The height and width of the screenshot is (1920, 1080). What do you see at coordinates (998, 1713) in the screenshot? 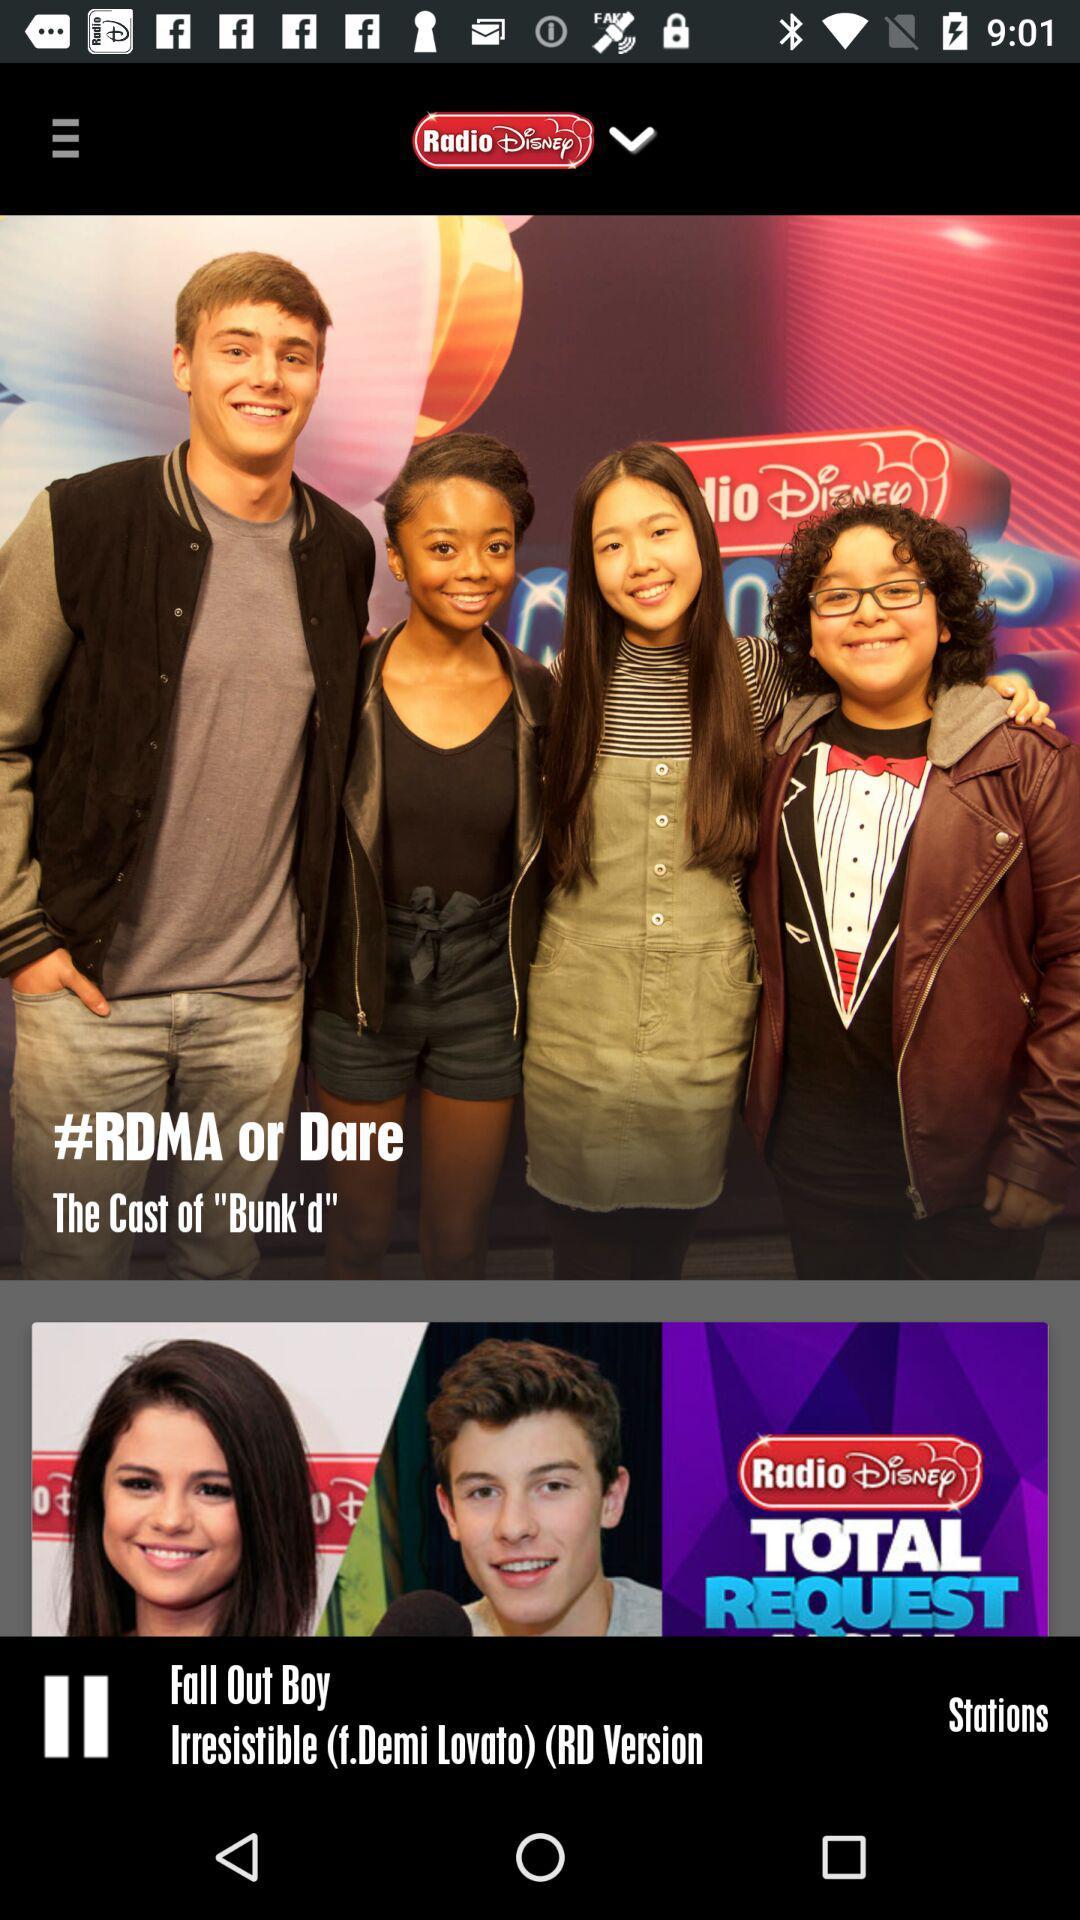
I see `the stations icon` at bounding box center [998, 1713].